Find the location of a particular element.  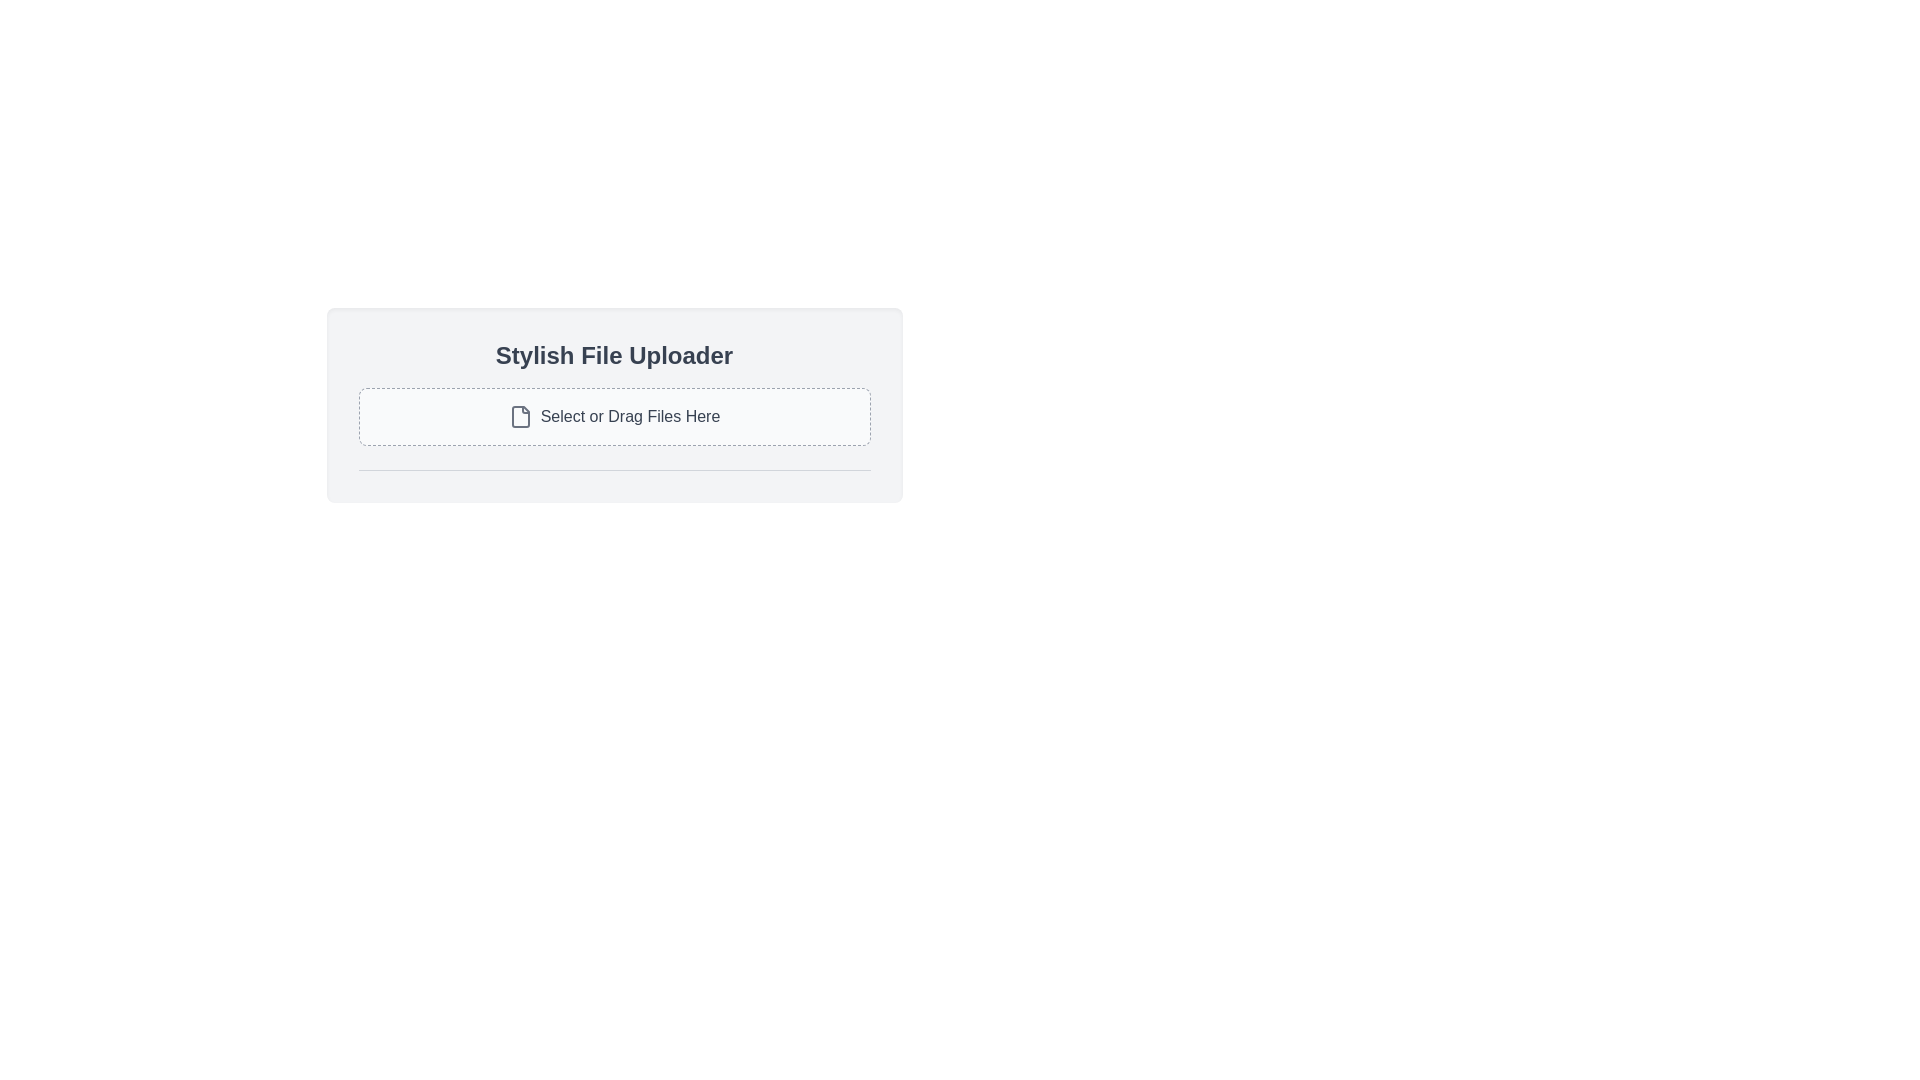

files into the rectangular area of the Stylish File Uploader, which has dashed borders and the text 'Select or Drag Files Here' is located at coordinates (613, 405).